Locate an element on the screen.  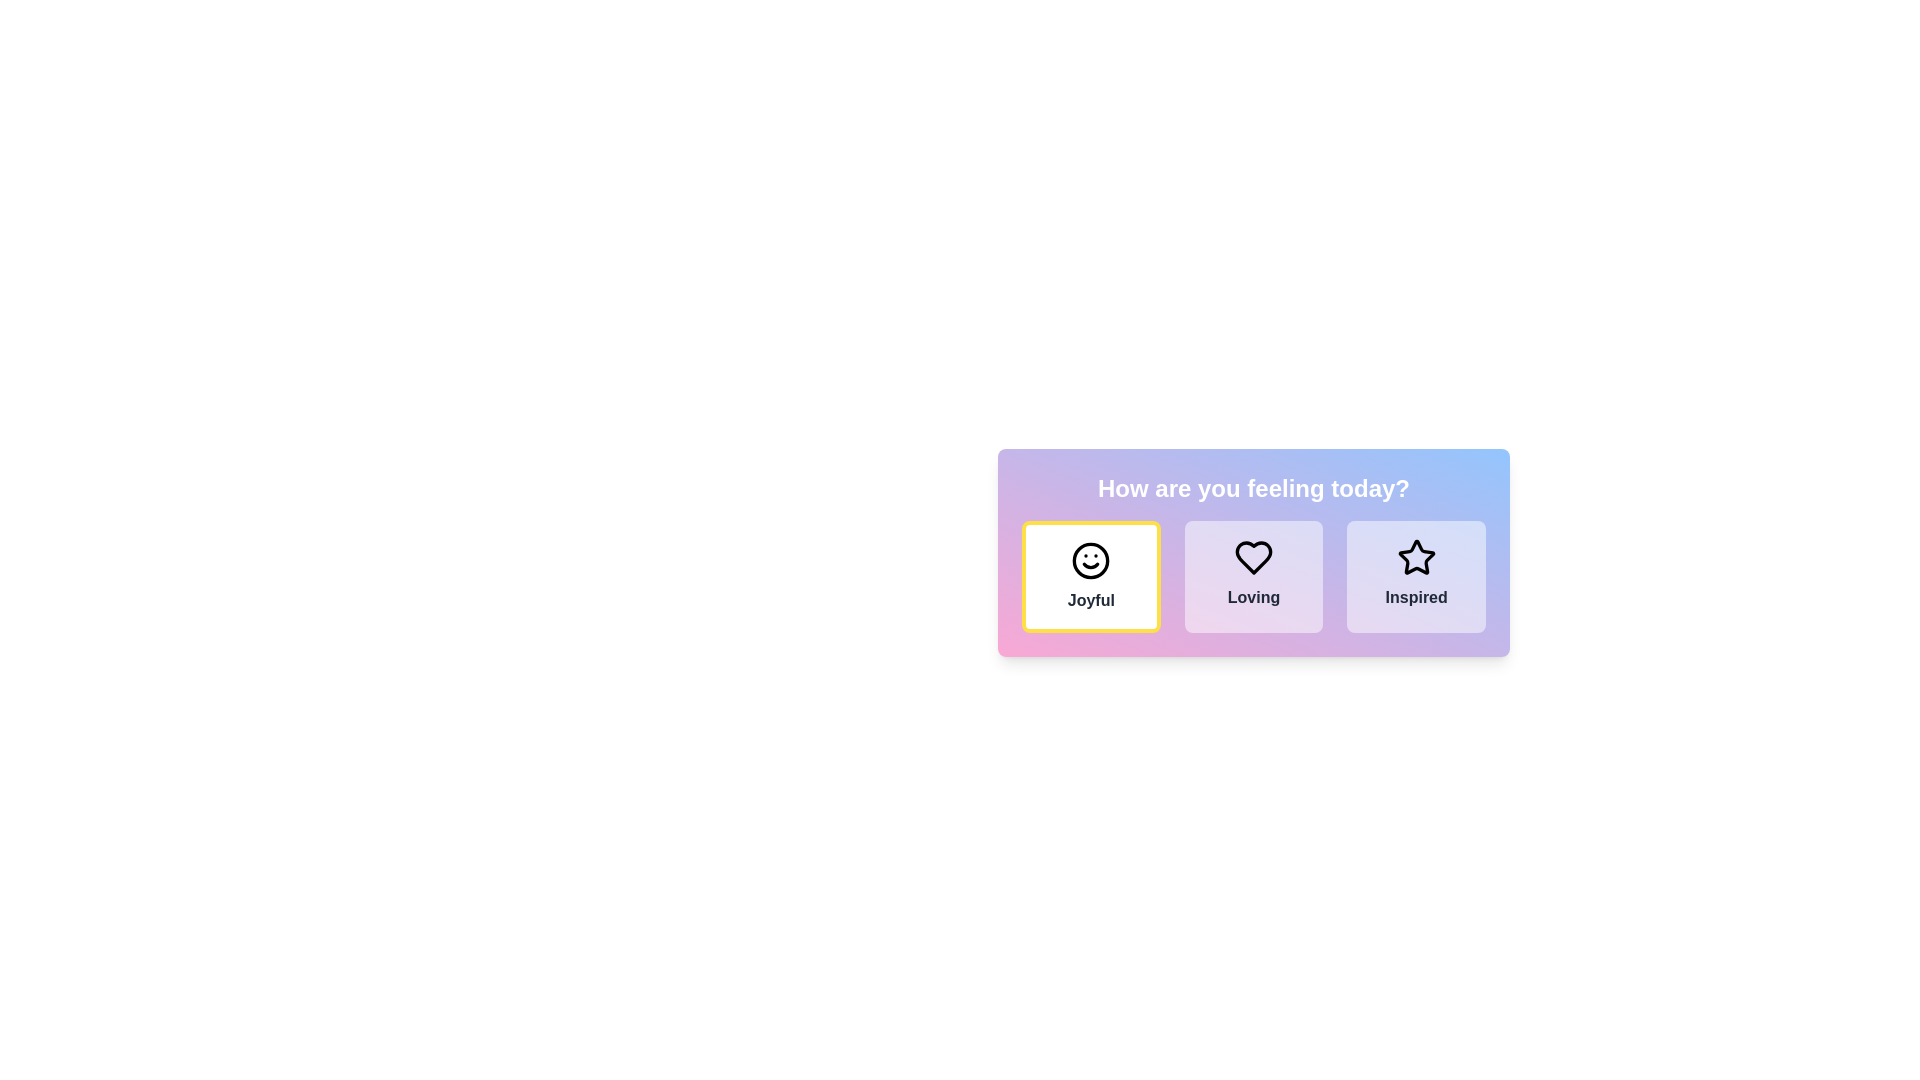
the text label displaying 'Inspired' is located at coordinates (1415, 596).